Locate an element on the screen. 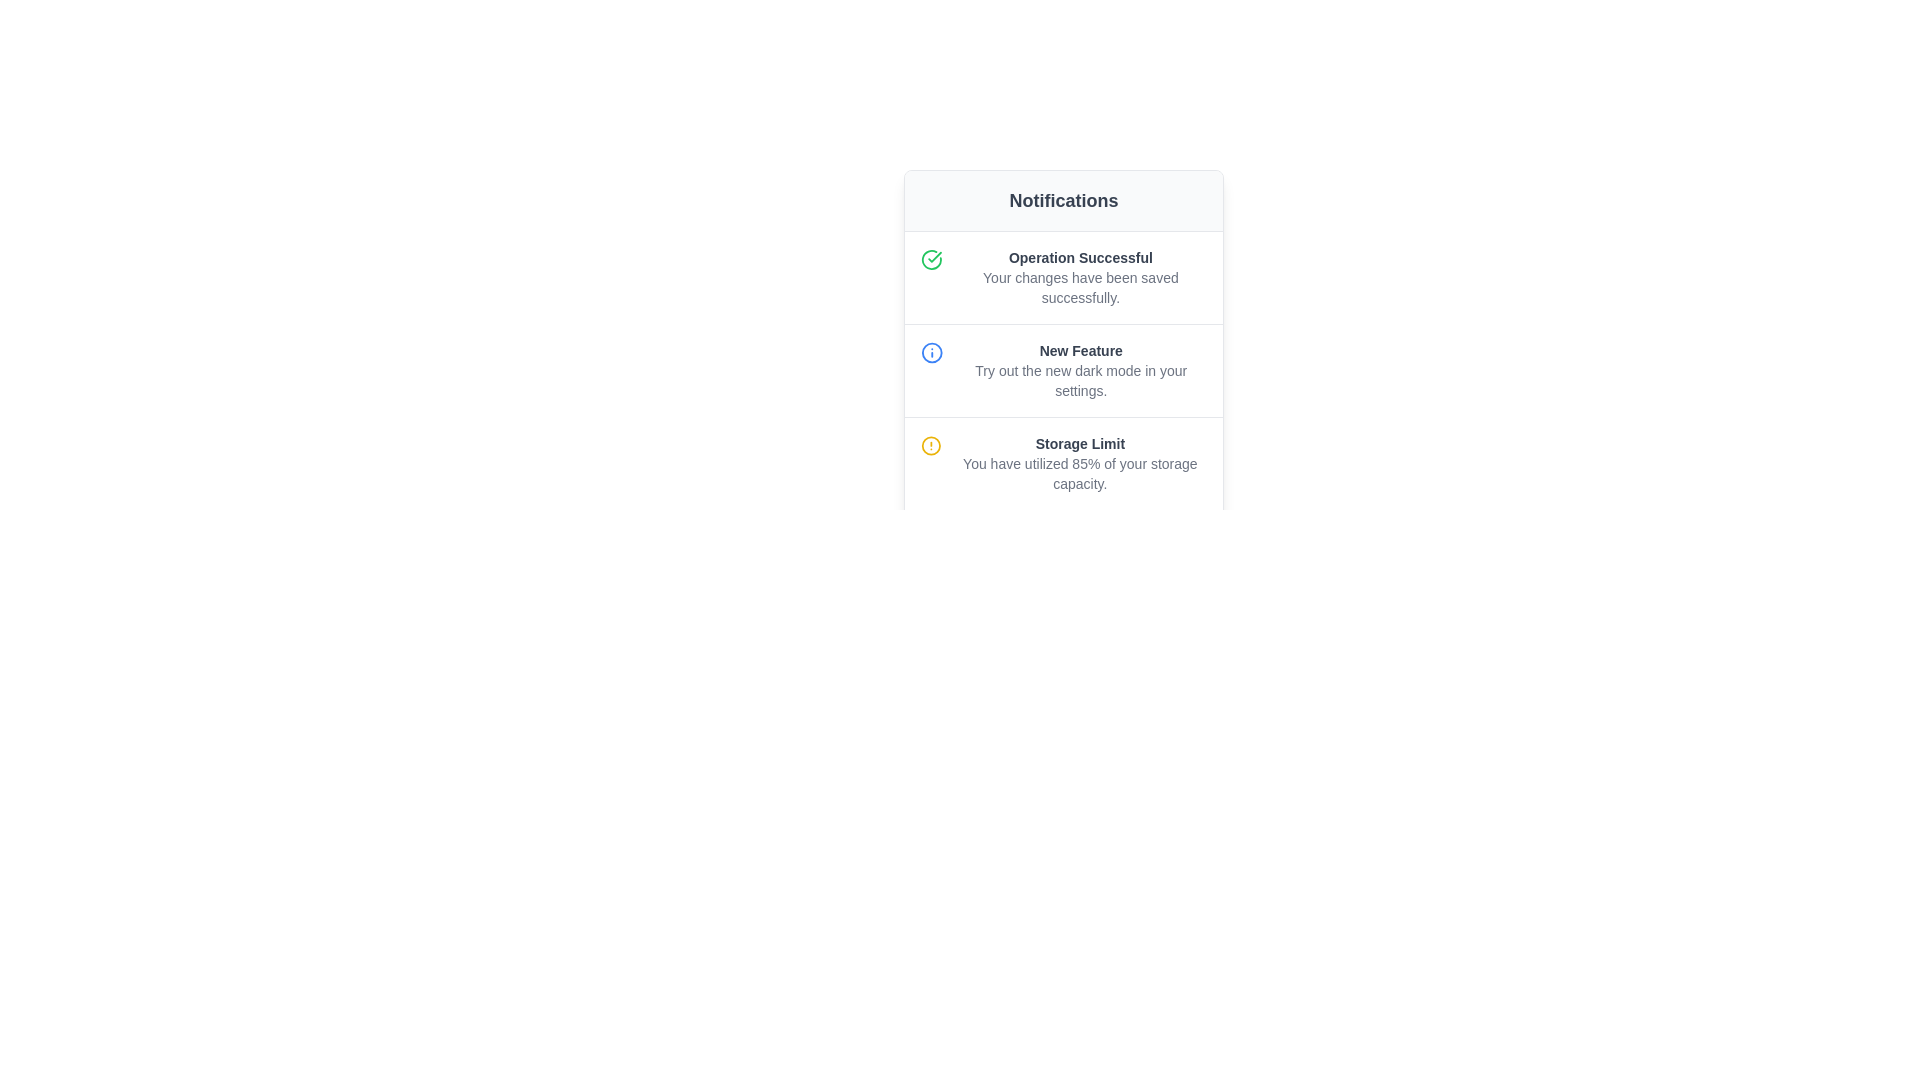  the information indicator icon located to the left of the text within the 'New Feature' notification card for potential interaction is located at coordinates (930, 352).